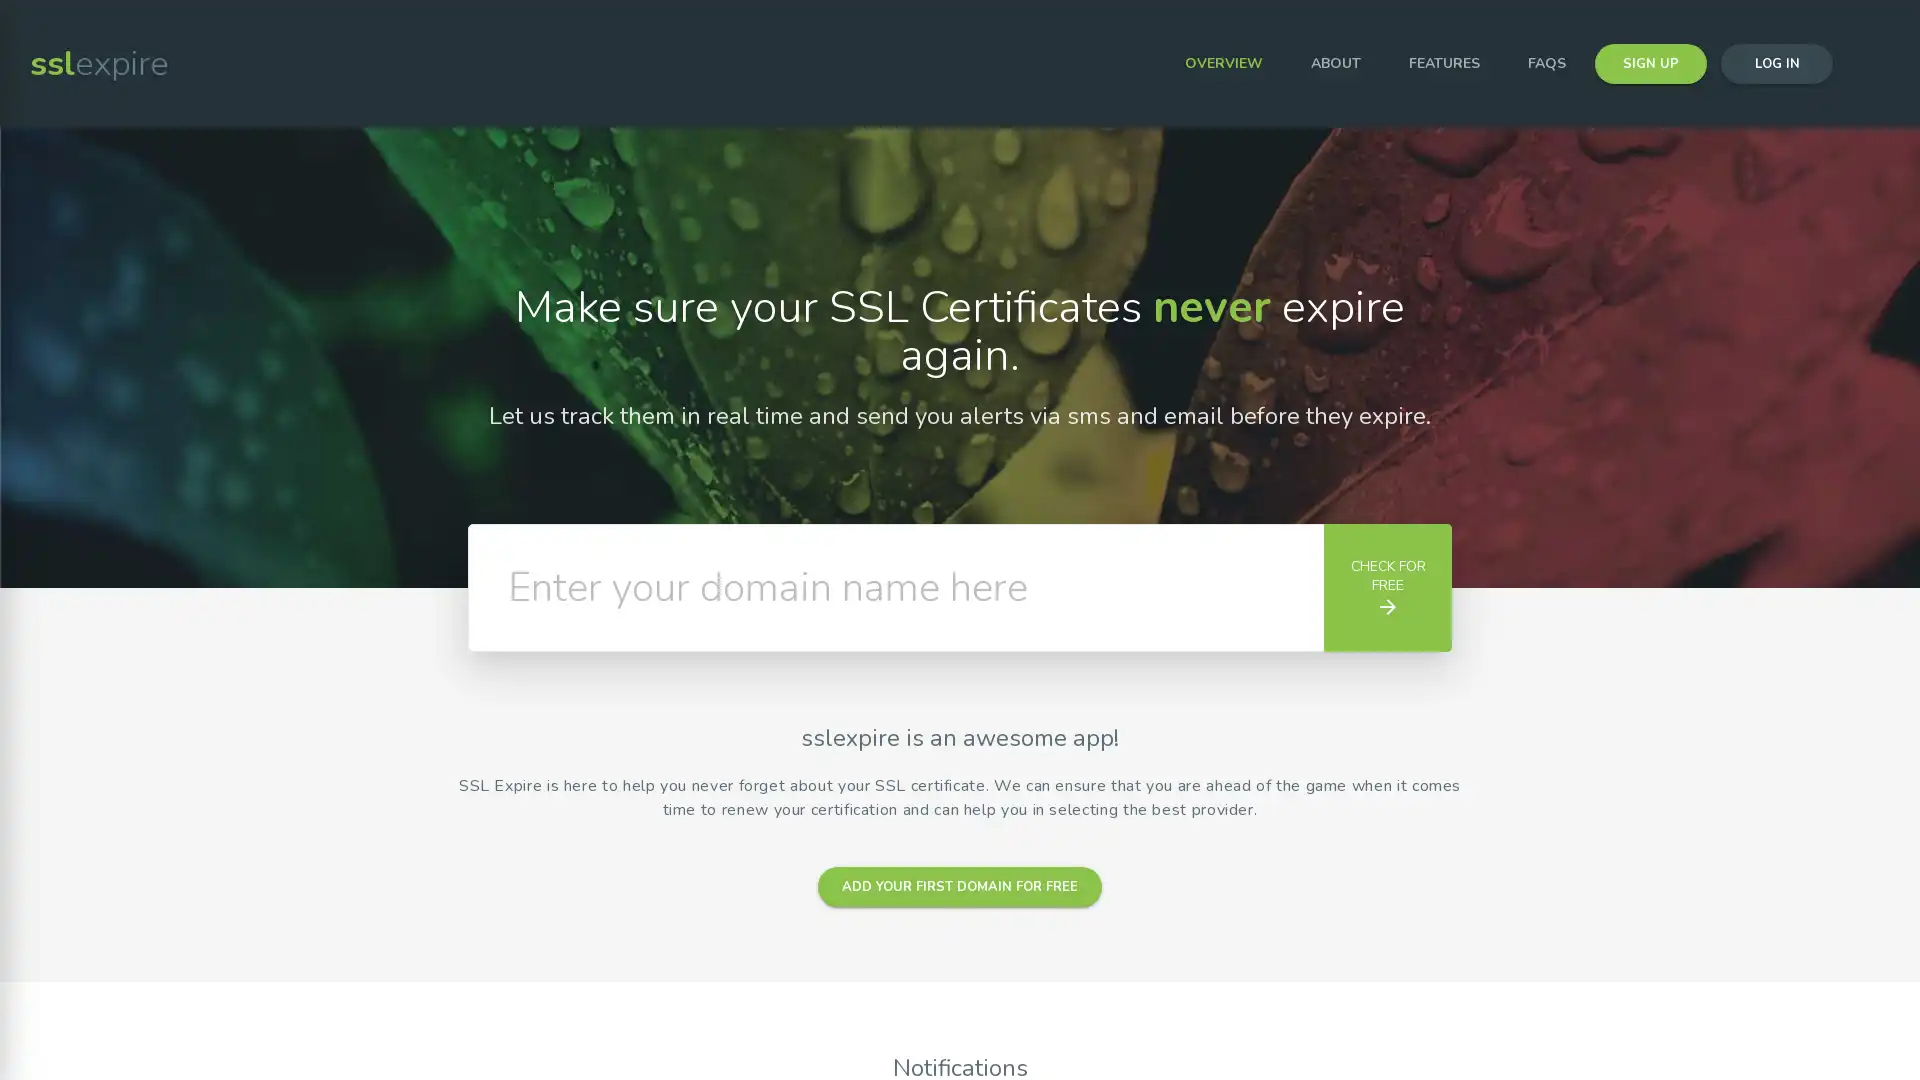 The image size is (1920, 1080). What do you see at coordinates (1386, 586) in the screenshot?
I see `CHECK FOR FREE arrow_forward` at bounding box center [1386, 586].